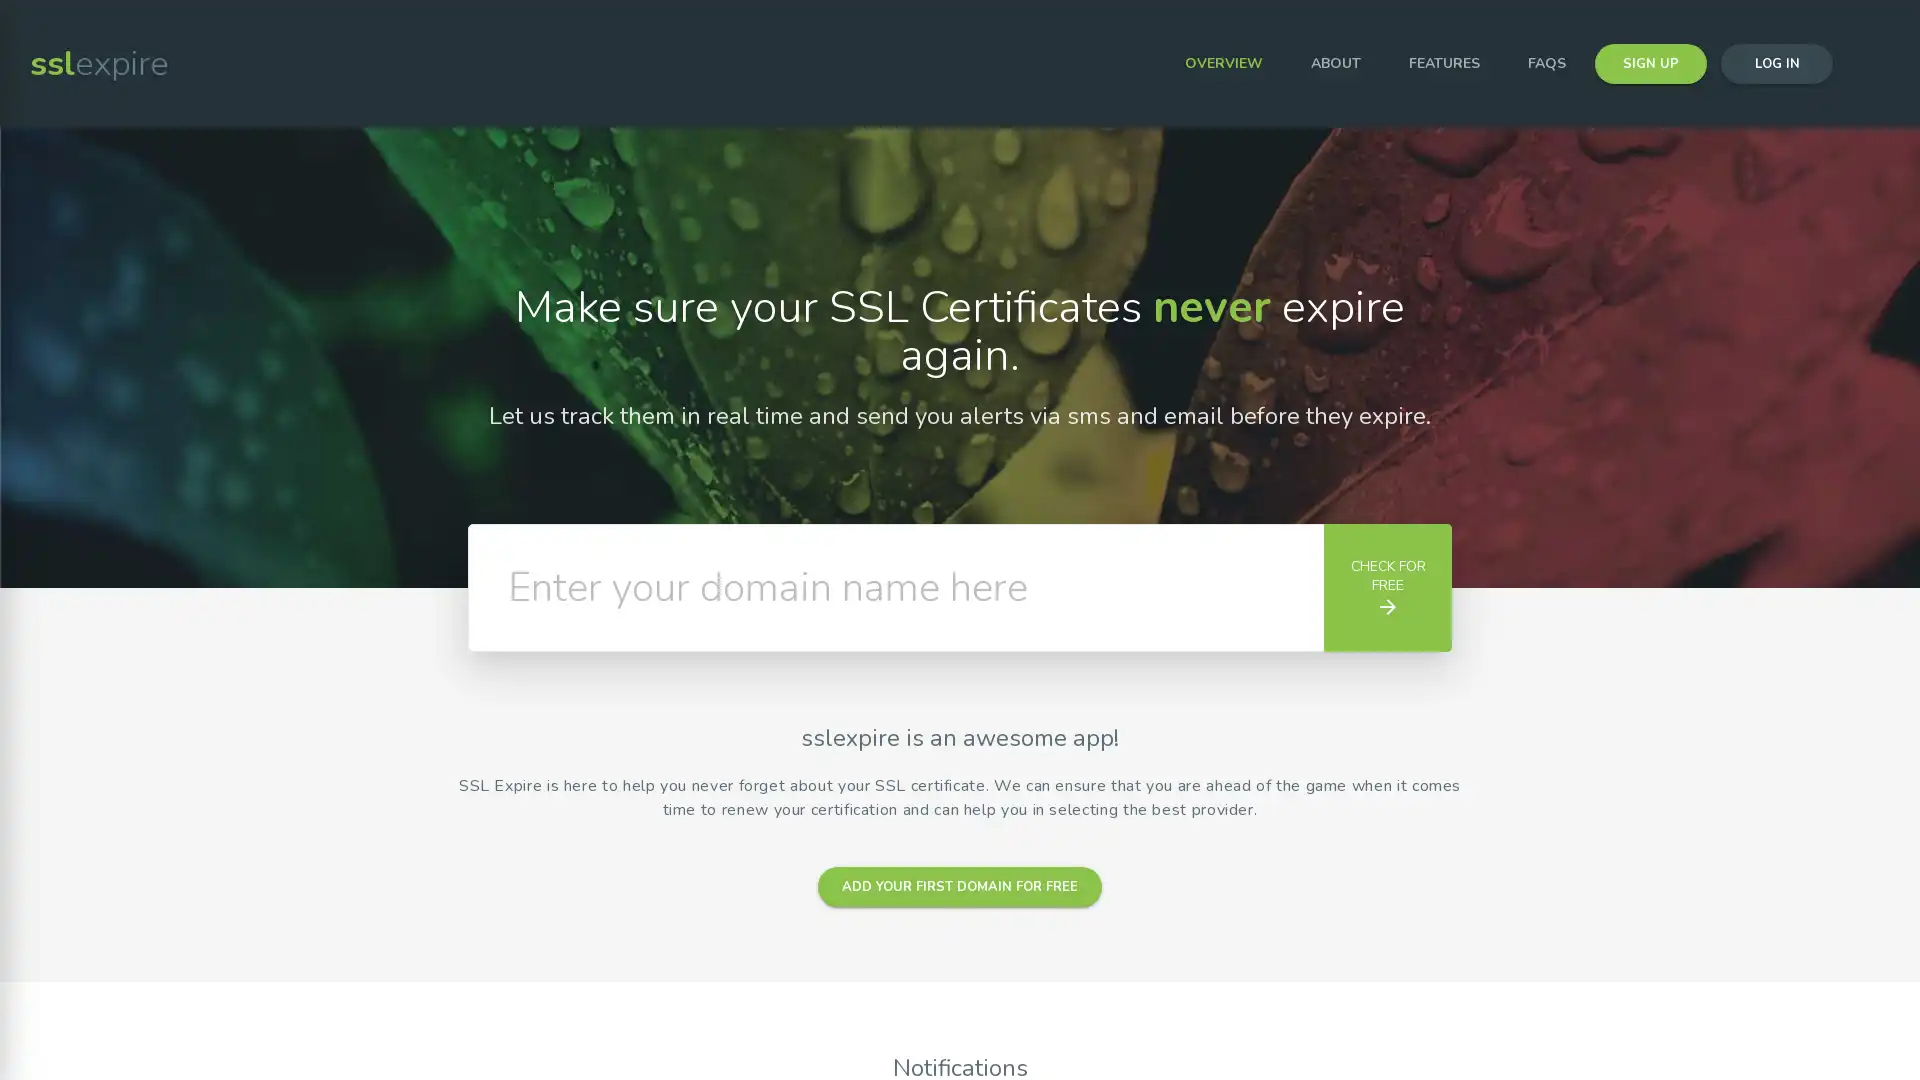 The image size is (1920, 1080). What do you see at coordinates (1386, 586) in the screenshot?
I see `CHECK FOR FREE arrow_forward` at bounding box center [1386, 586].